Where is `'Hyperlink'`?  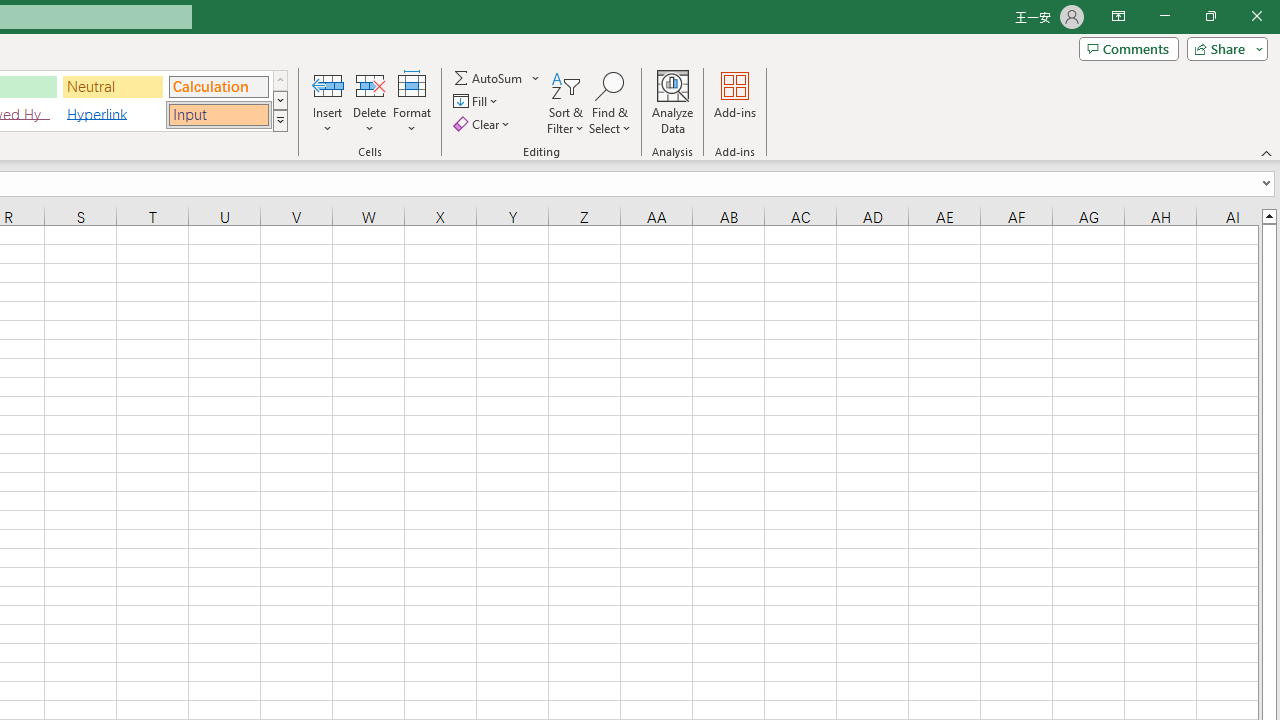 'Hyperlink' is located at coordinates (112, 114).